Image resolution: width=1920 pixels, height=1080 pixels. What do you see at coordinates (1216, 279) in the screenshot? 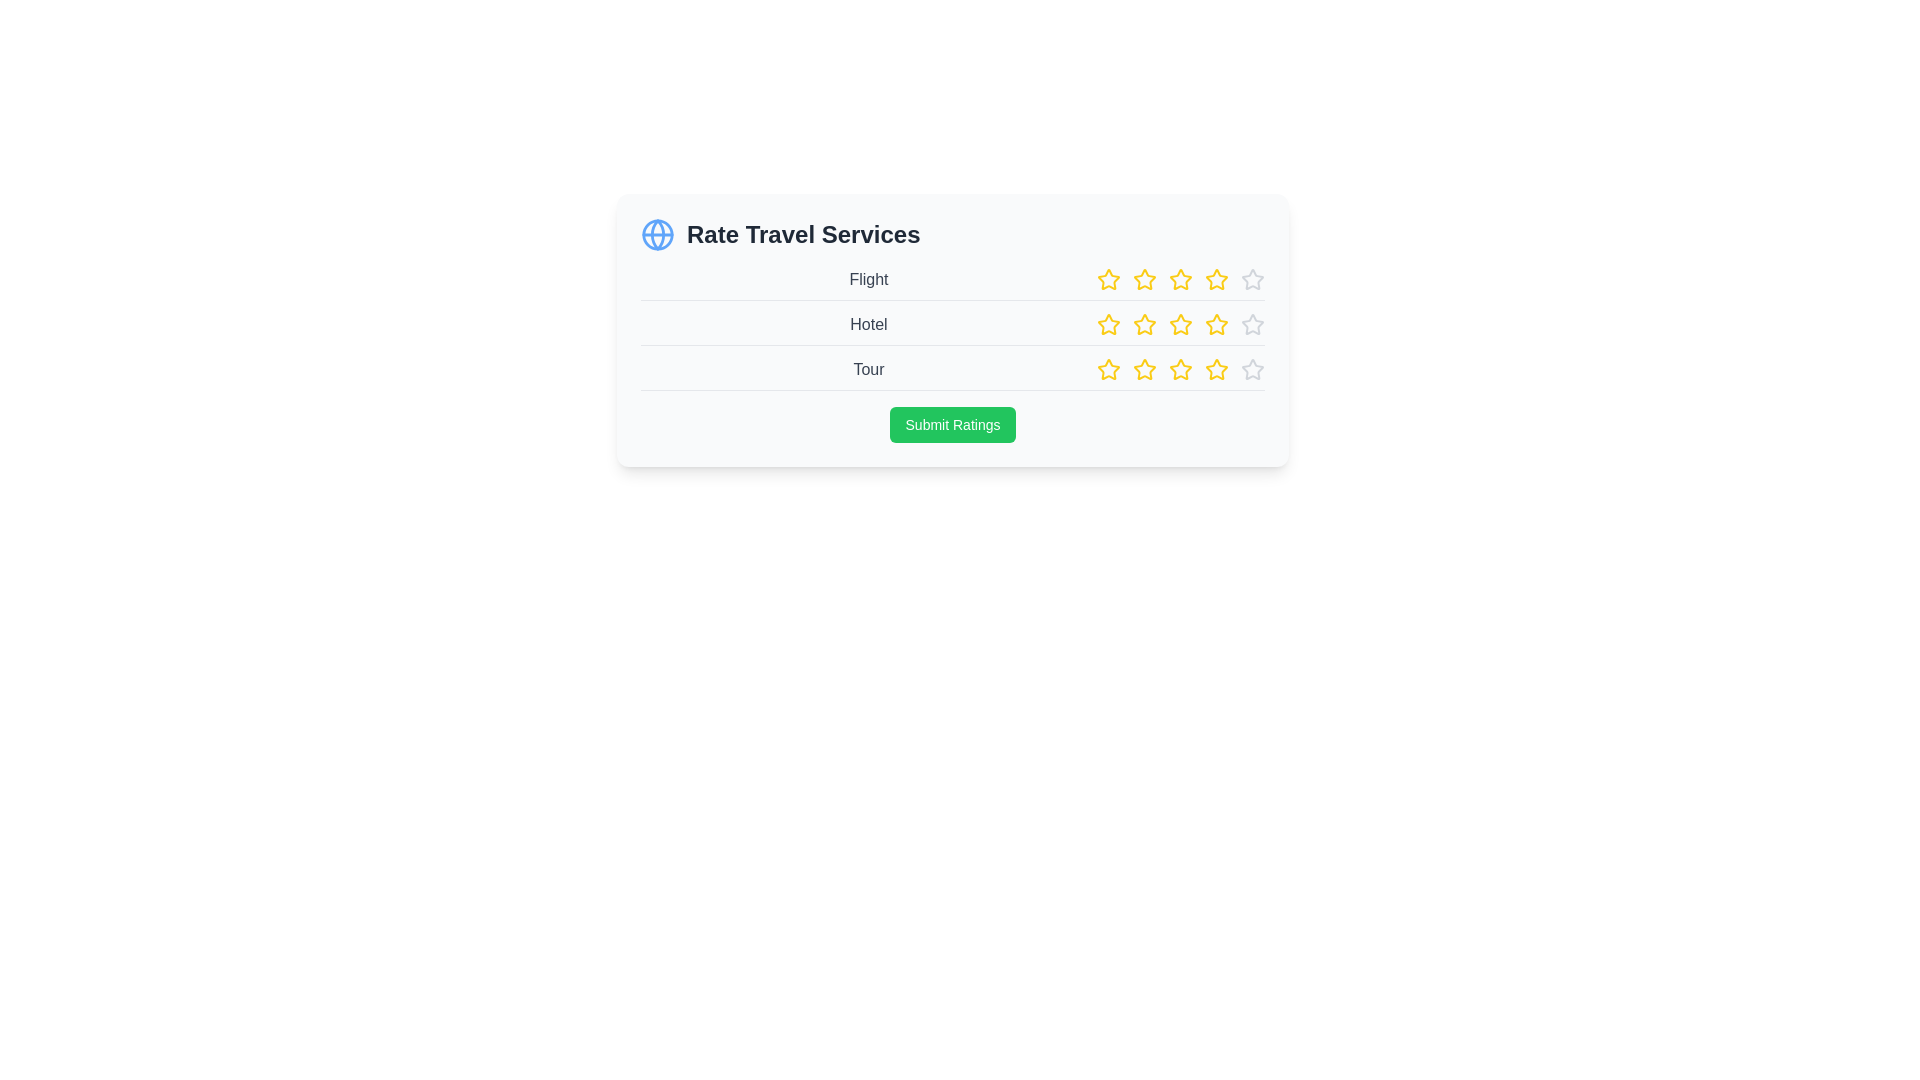
I see `the fifth star in the 'Flight' category of the 'Rate Travel Services' section` at bounding box center [1216, 279].